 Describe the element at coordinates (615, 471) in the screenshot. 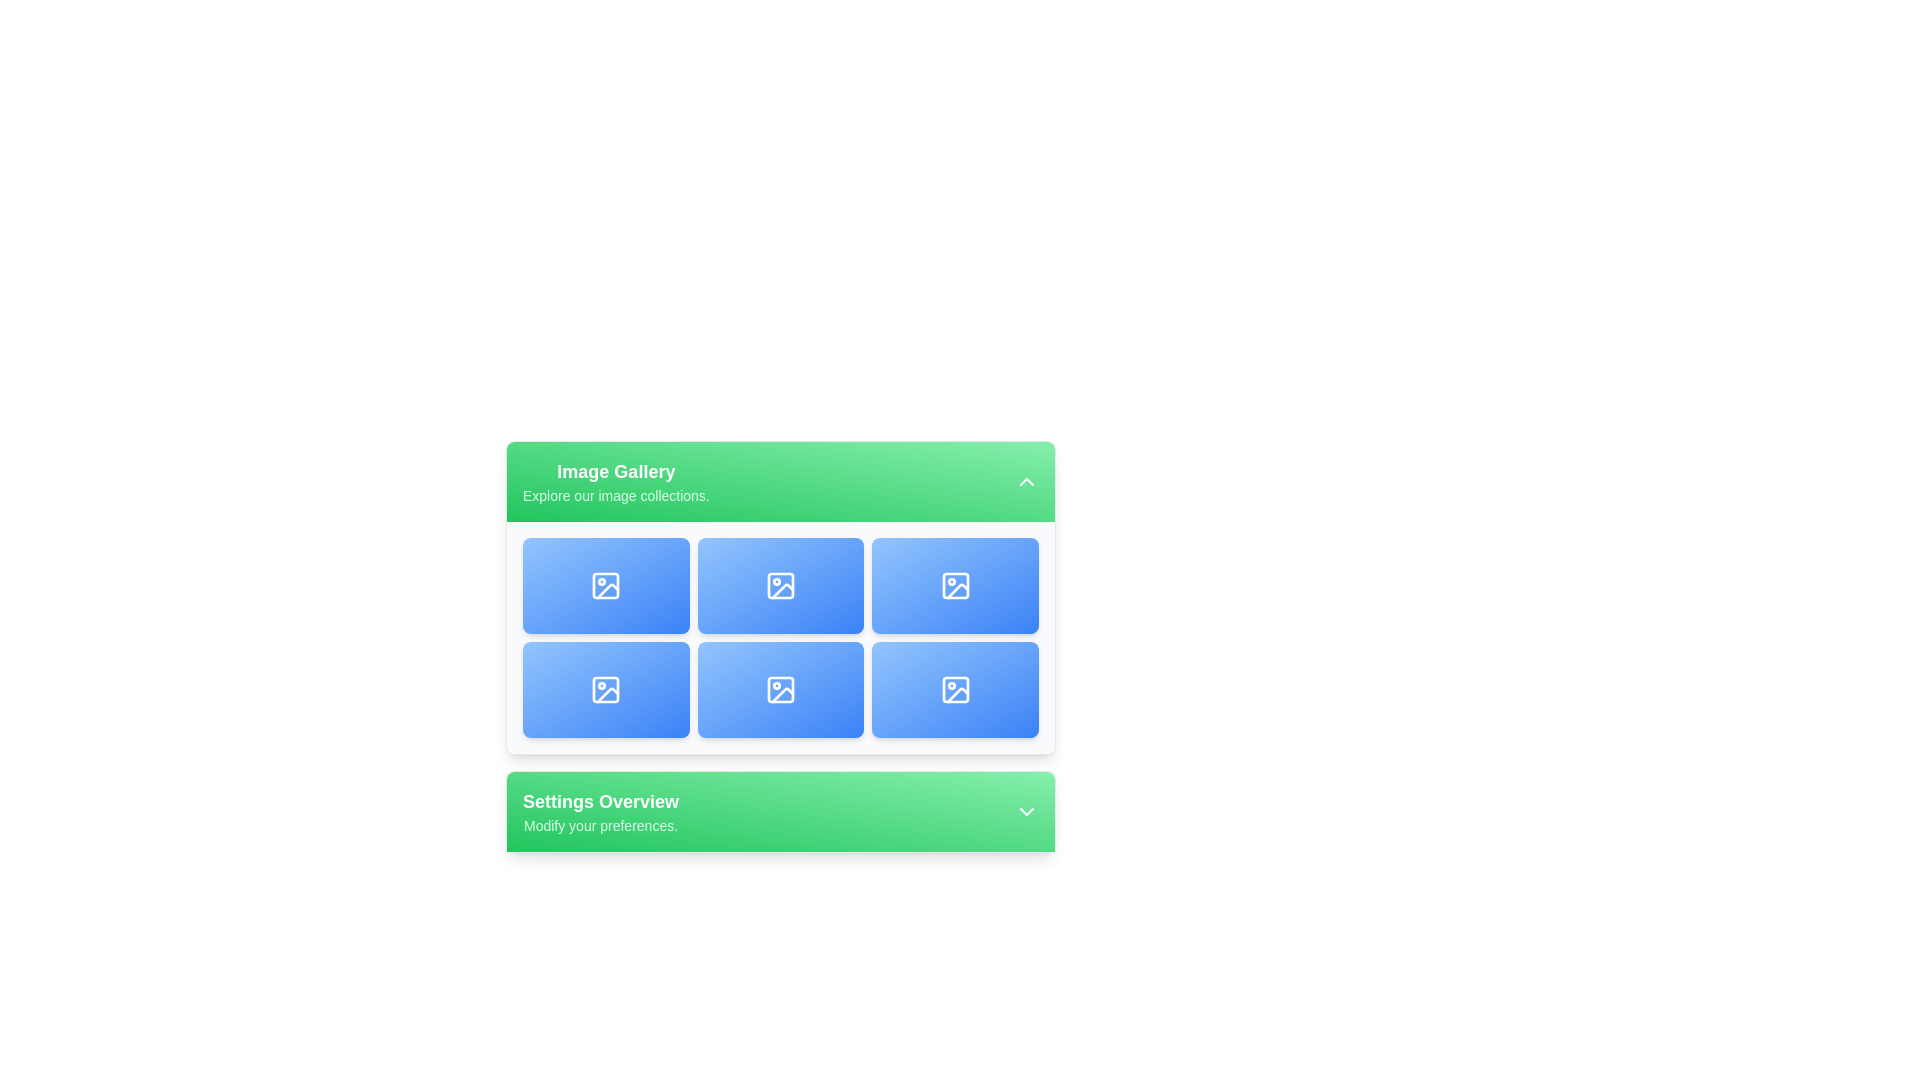

I see `text from the header Text Label located at the top of the green section titled 'Image Gallery', which serves as an overview of the content related to the image gallery` at that location.